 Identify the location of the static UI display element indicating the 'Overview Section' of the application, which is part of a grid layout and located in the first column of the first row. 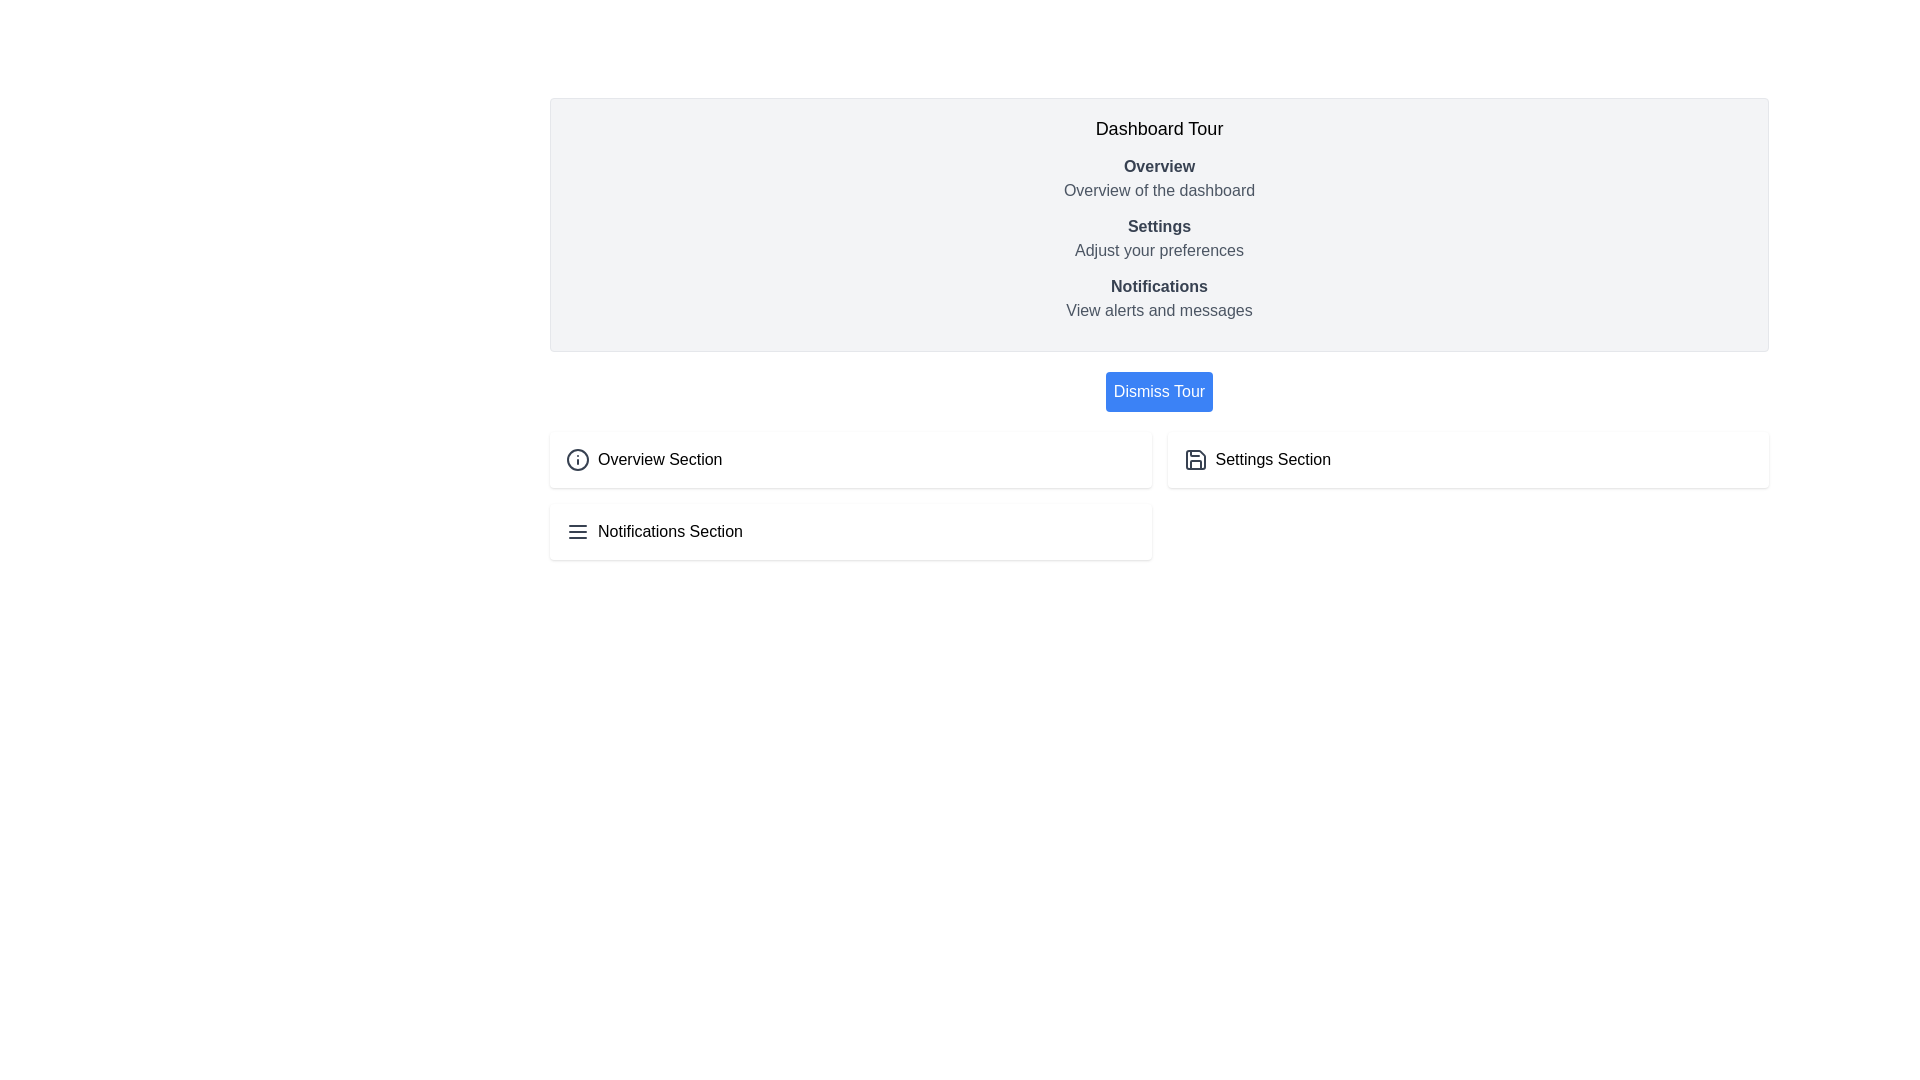
(850, 459).